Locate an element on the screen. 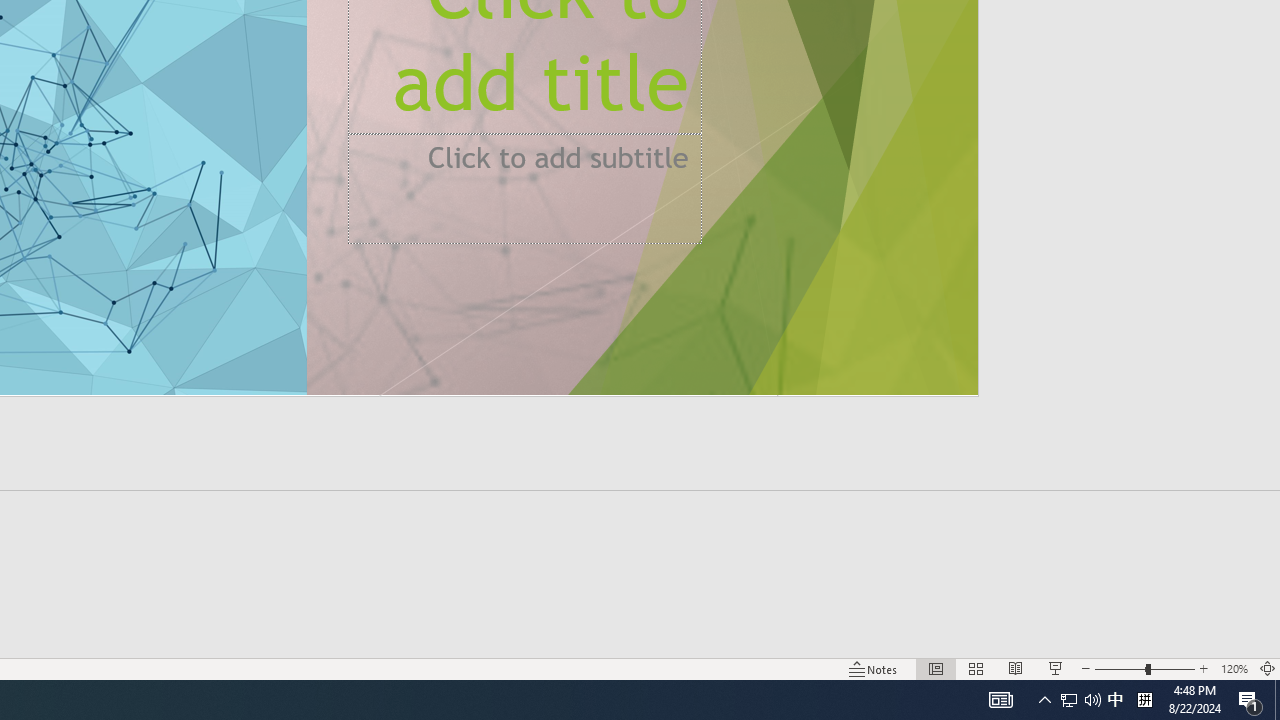 This screenshot has height=720, width=1280. 'Zoom 120%' is located at coordinates (1233, 669).